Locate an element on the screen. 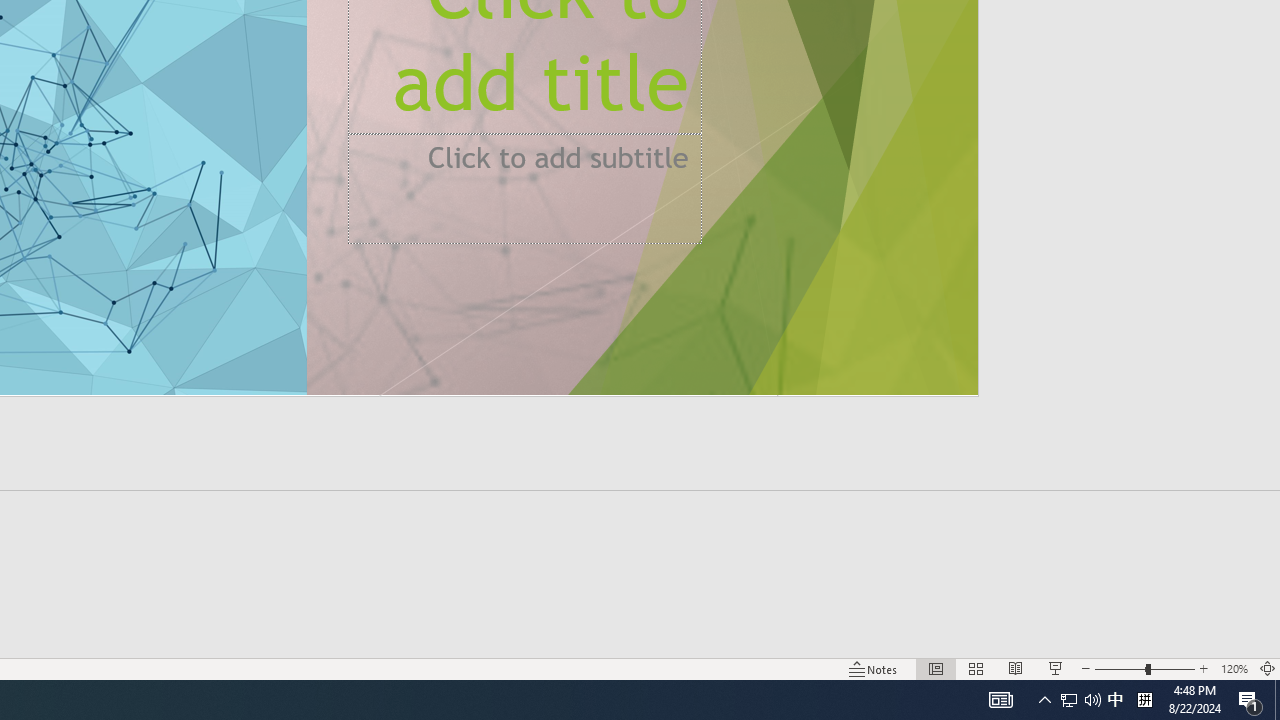 This screenshot has height=720, width=1280. 'Zoom 120%' is located at coordinates (1233, 669).